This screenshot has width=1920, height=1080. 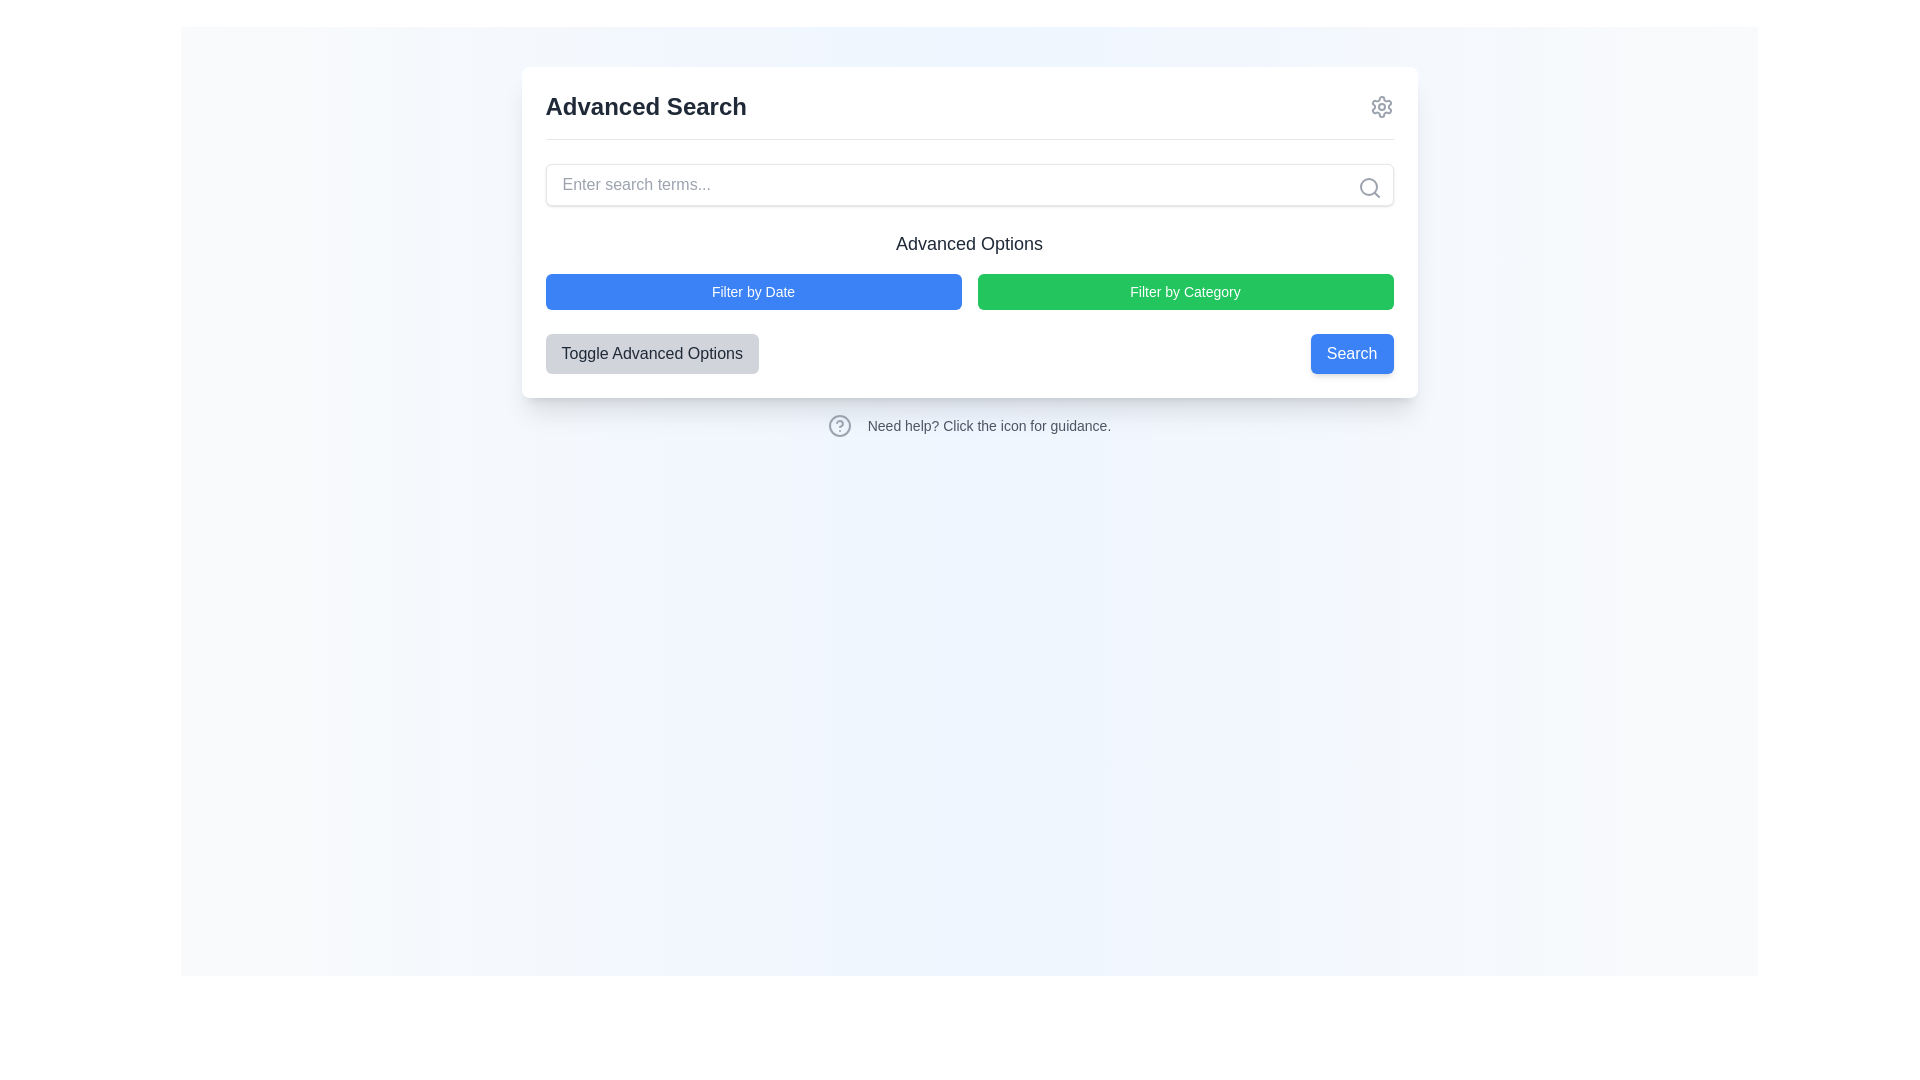 What do you see at coordinates (839, 424) in the screenshot?
I see `the help icon located to the left of the text 'Need help? Click the icon for guidance.'` at bounding box center [839, 424].